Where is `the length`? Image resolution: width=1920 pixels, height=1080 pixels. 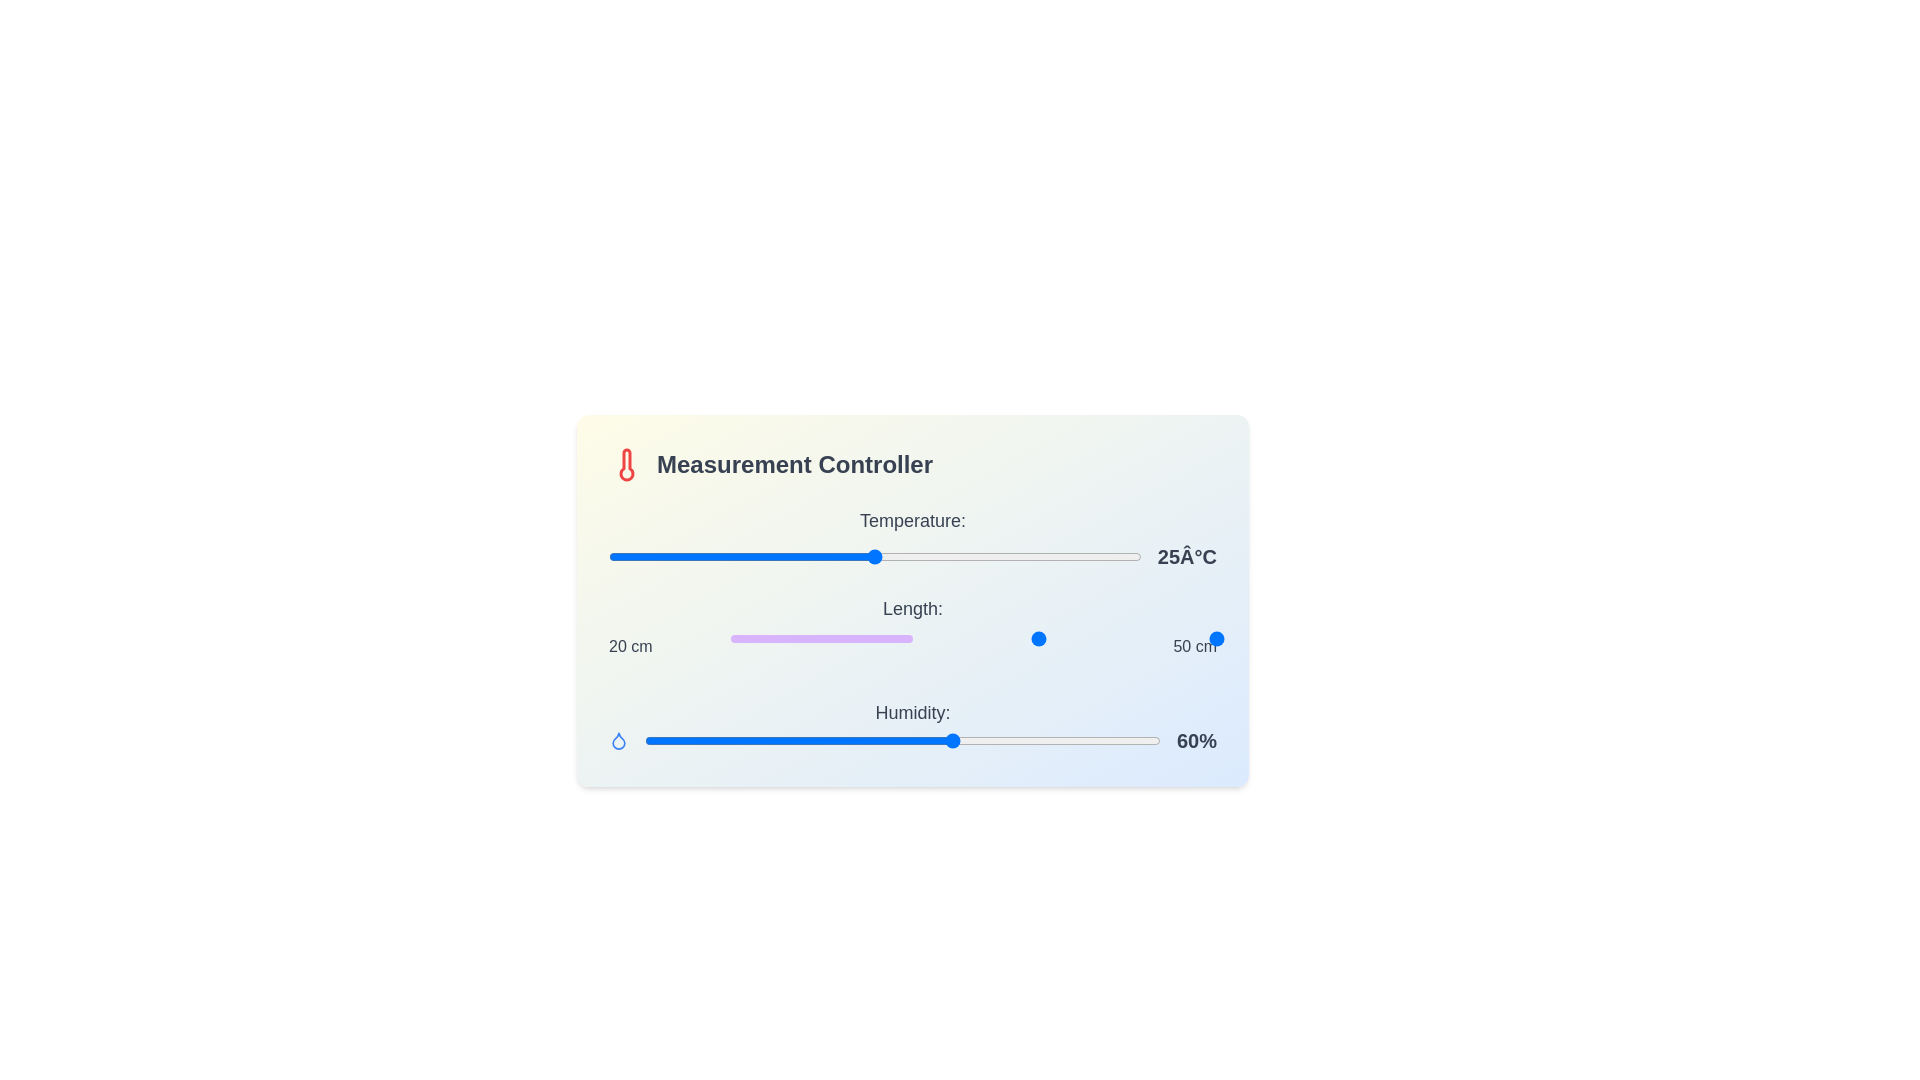
the length is located at coordinates (922, 639).